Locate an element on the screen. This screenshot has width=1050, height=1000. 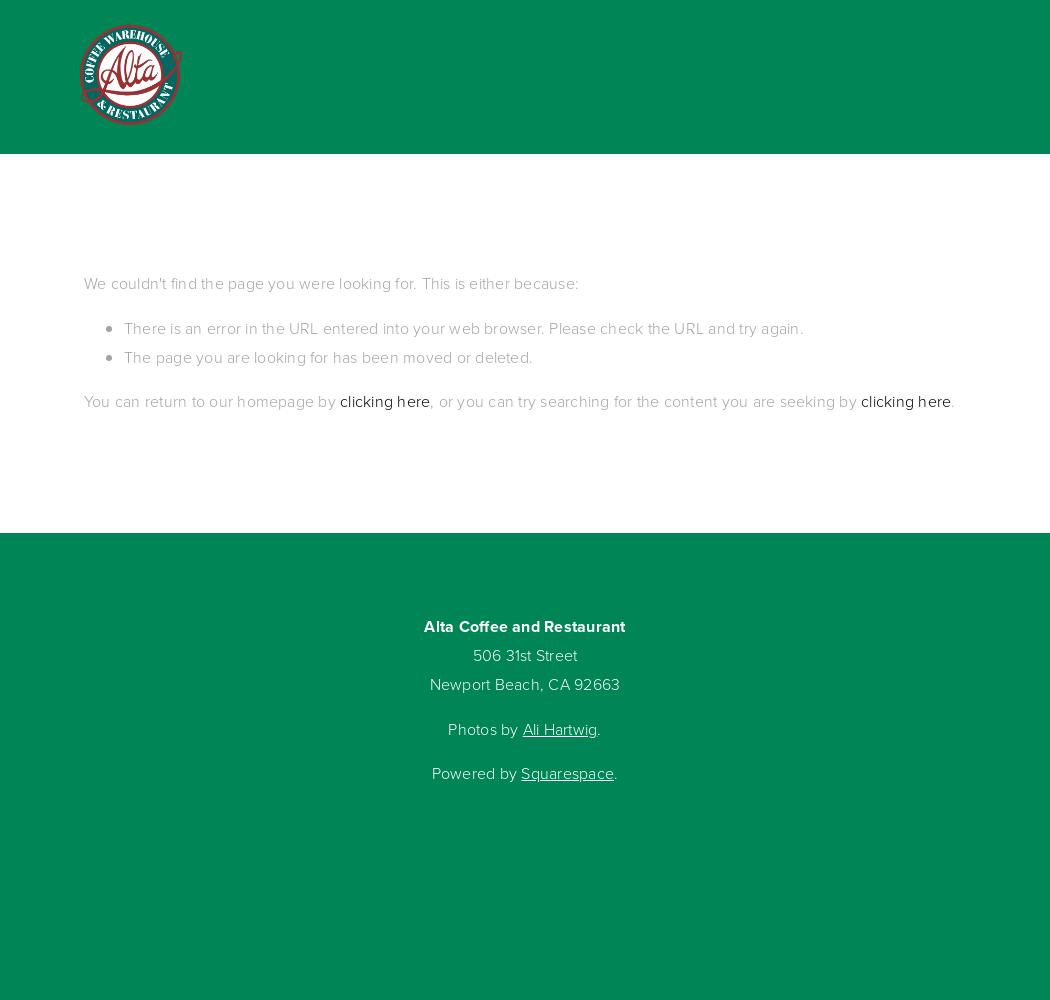
'Ali Hartwig' is located at coordinates (559, 727).